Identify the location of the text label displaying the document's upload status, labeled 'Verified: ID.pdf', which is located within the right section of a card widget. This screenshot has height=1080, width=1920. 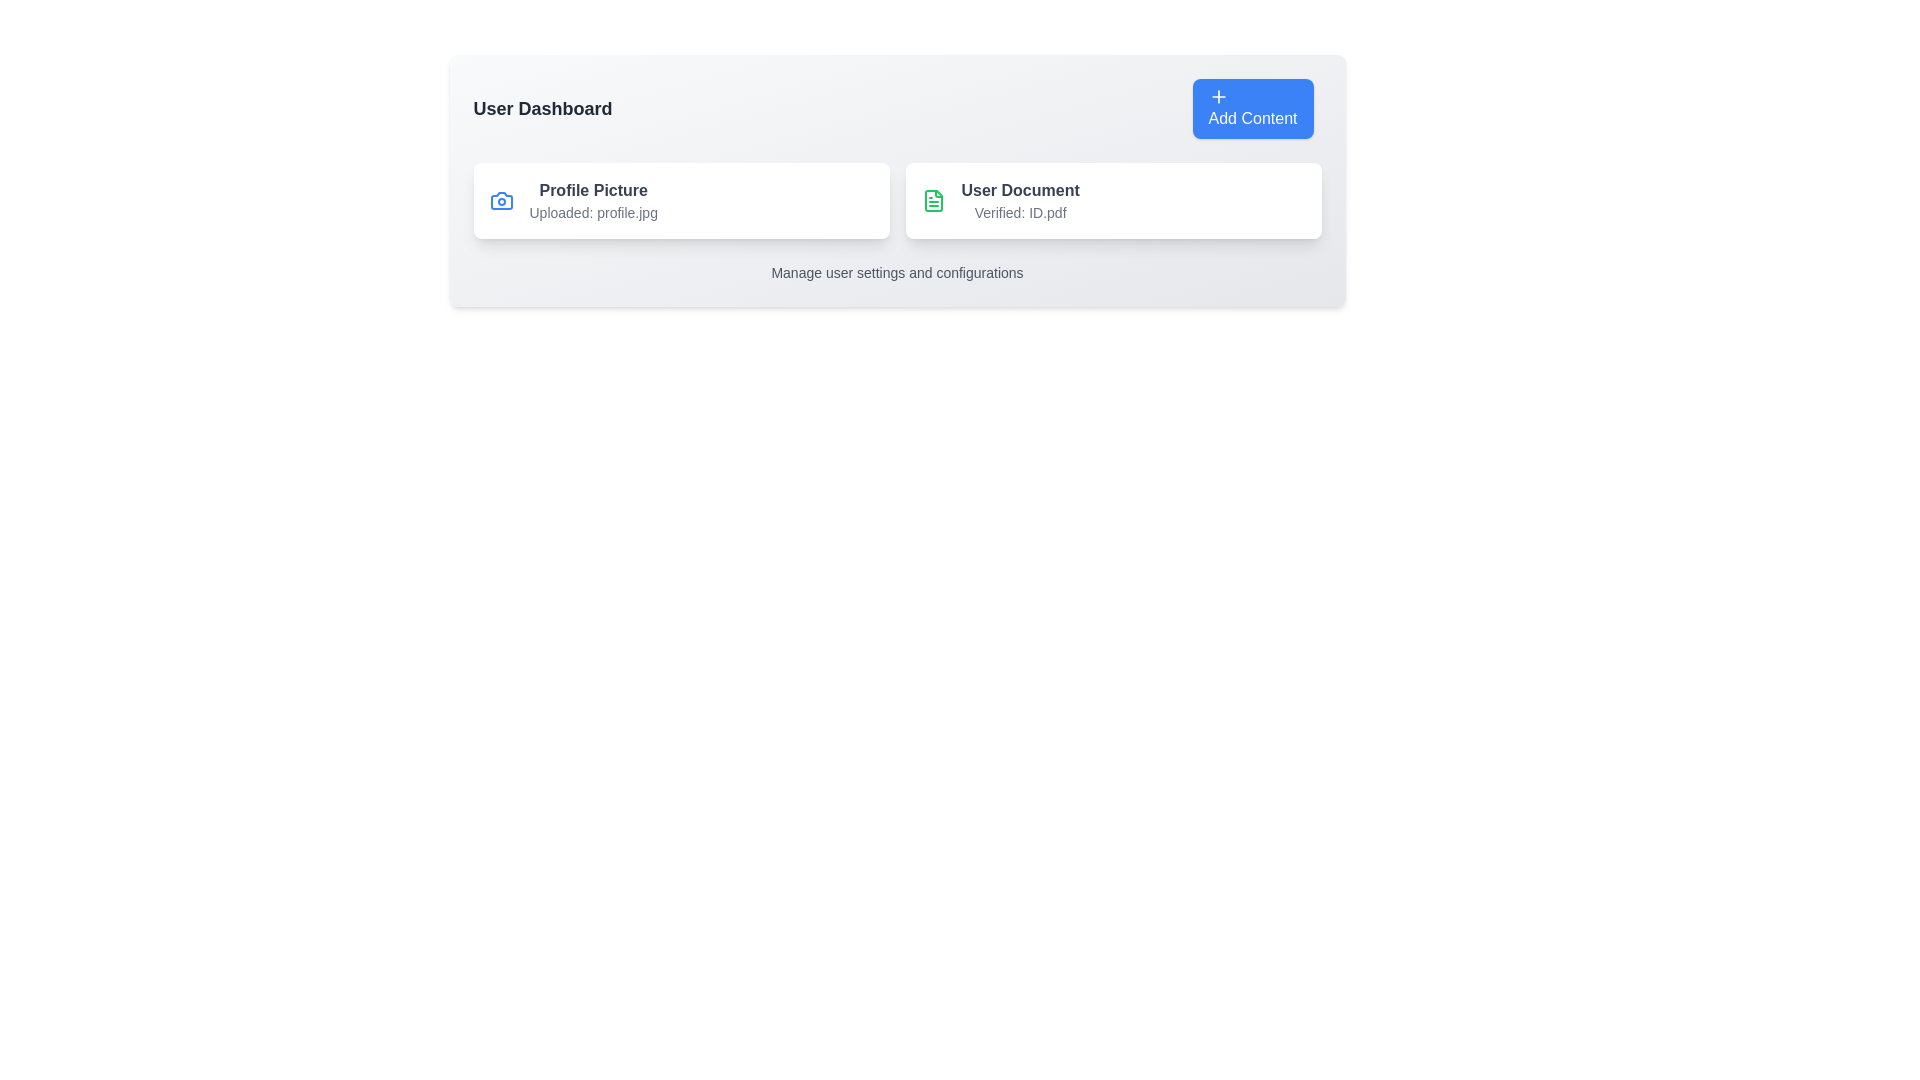
(1020, 200).